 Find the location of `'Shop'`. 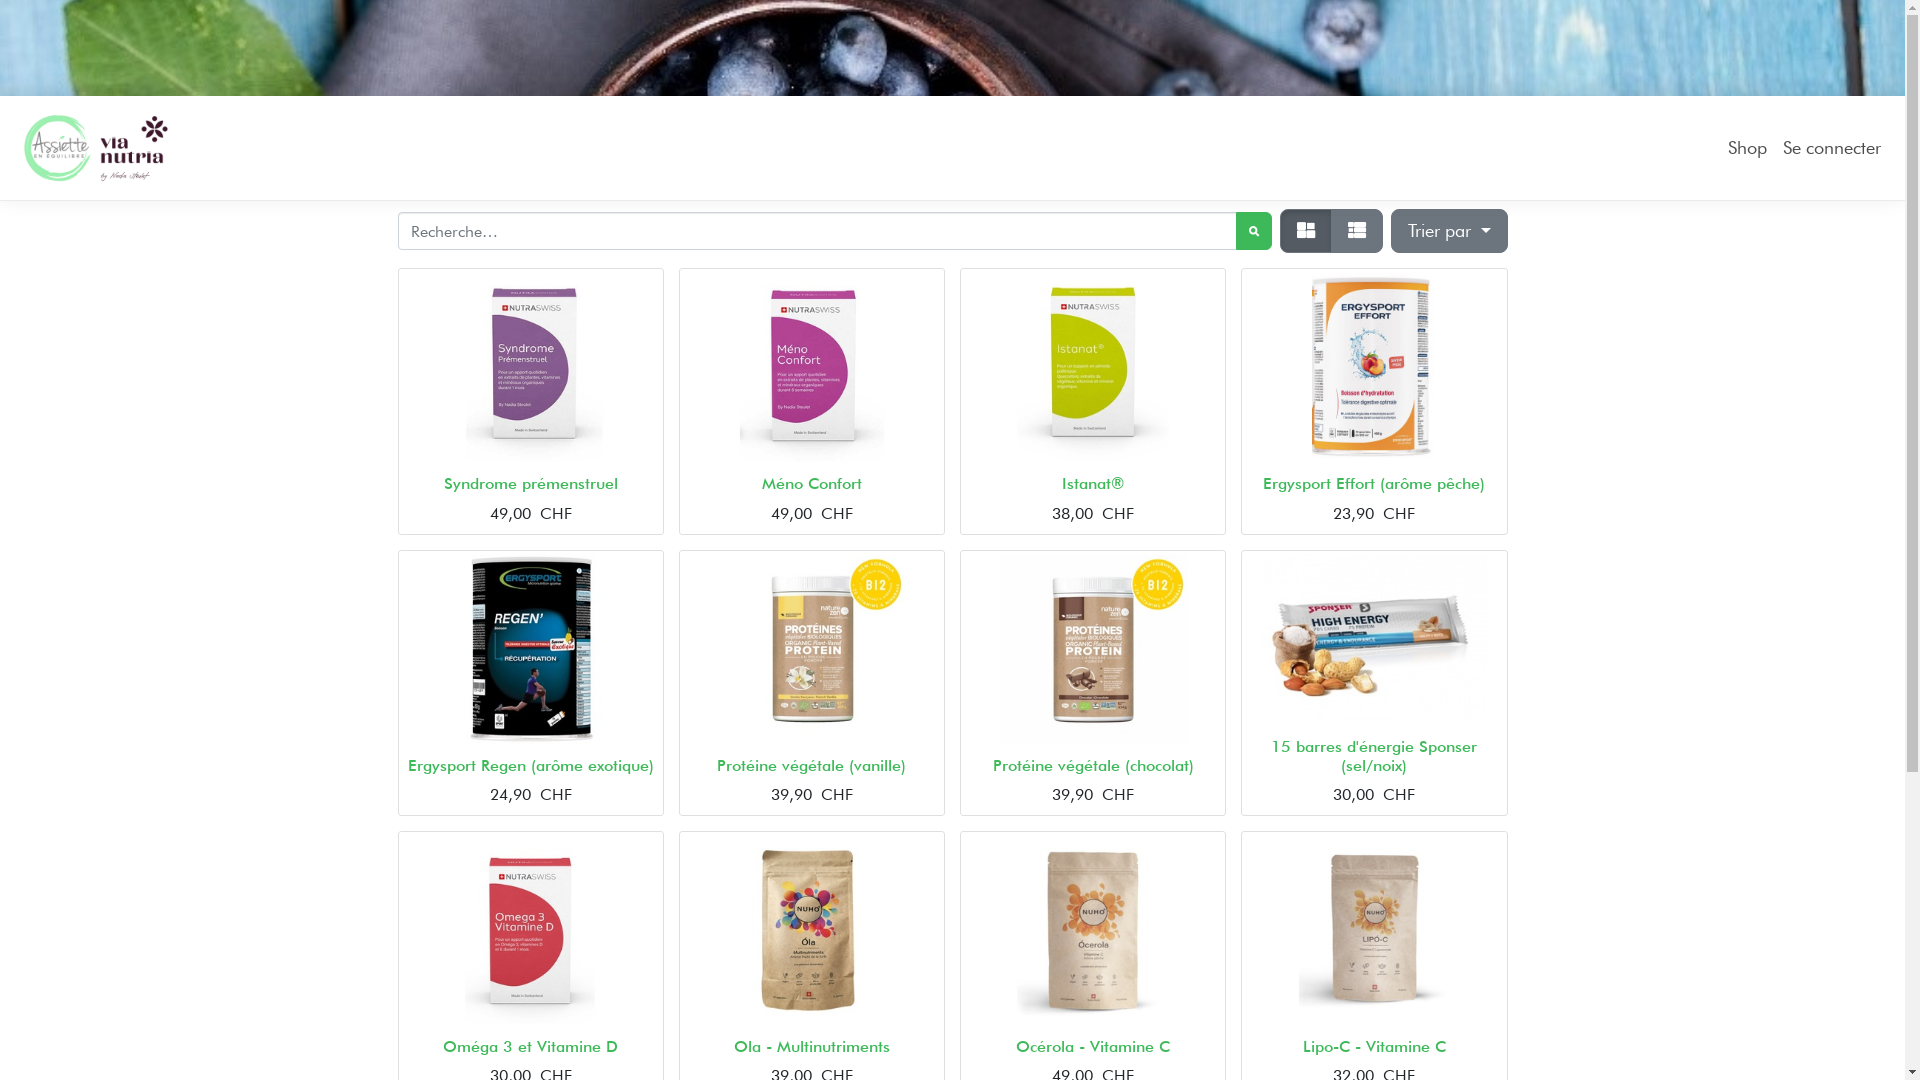

'Shop' is located at coordinates (1746, 146).